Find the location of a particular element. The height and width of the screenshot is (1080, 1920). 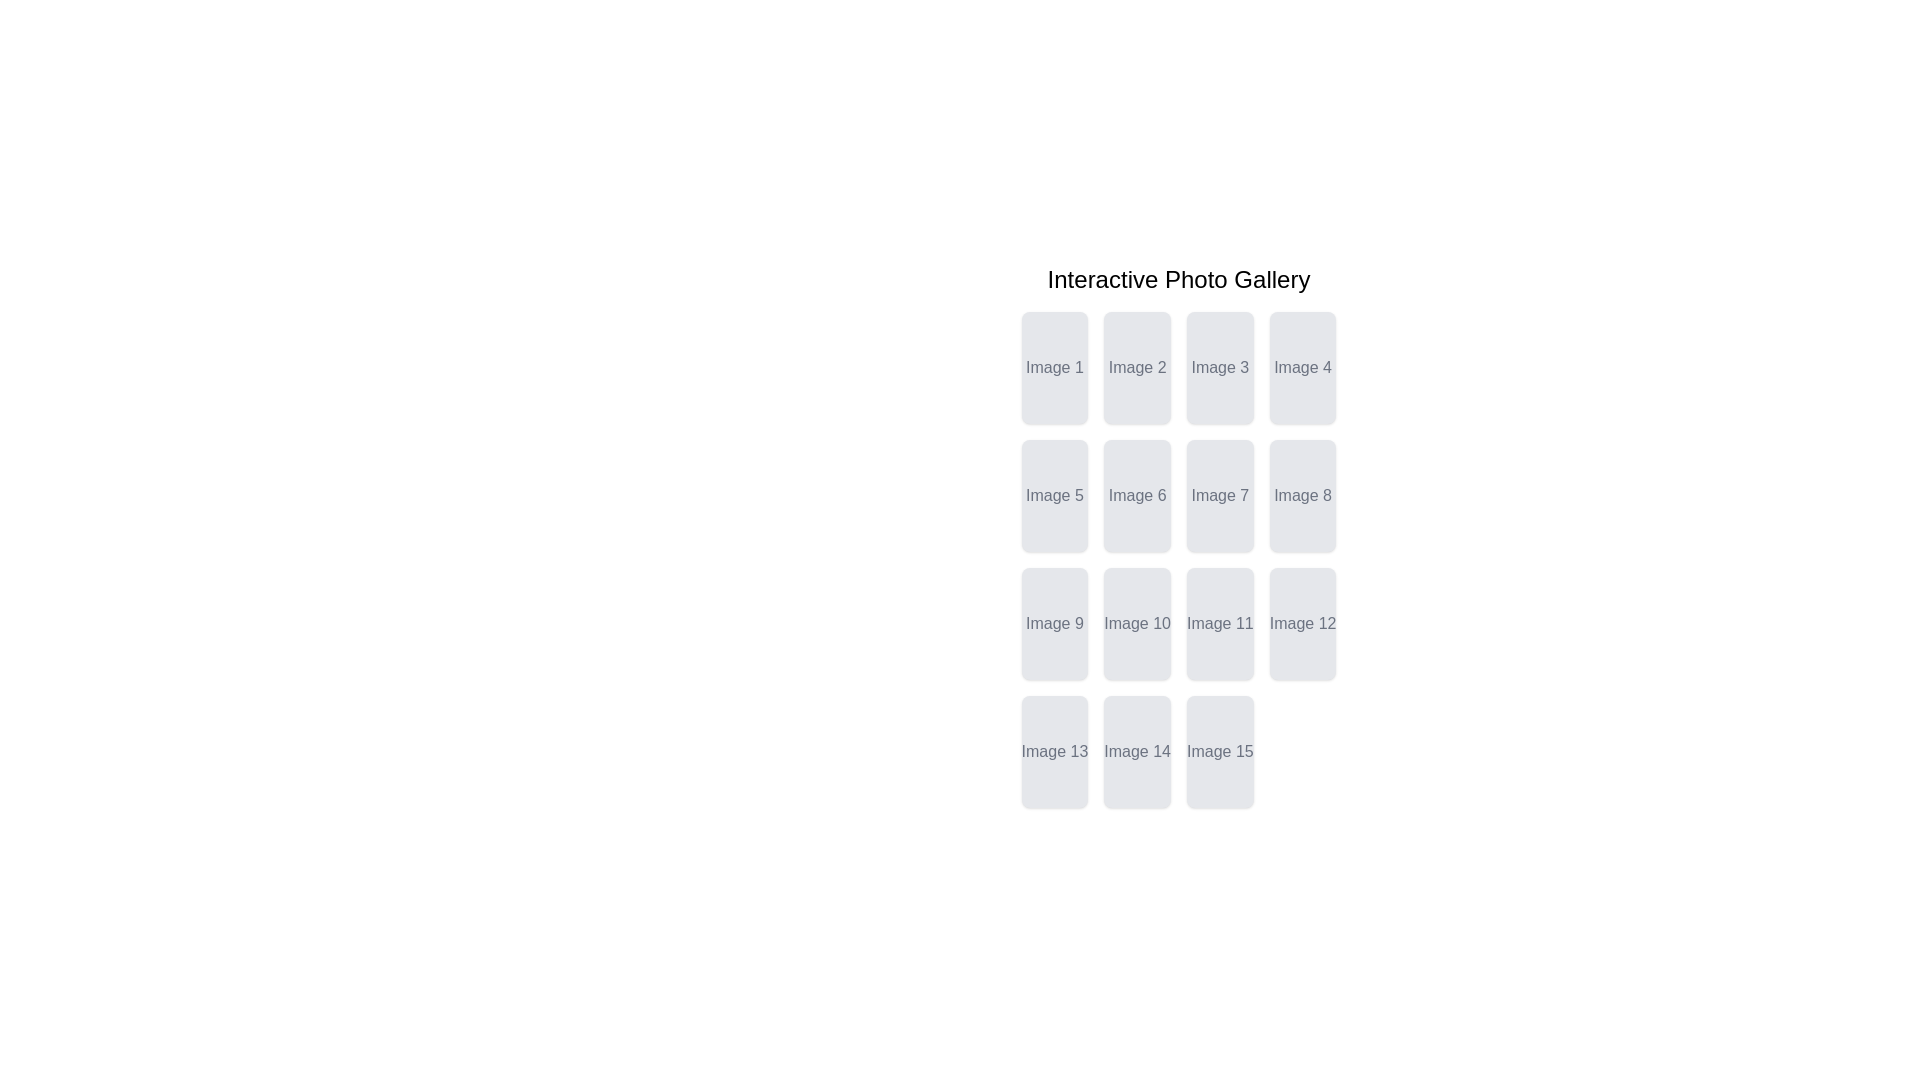

the interactive tile labeled 'Image 10' is located at coordinates (1137, 623).